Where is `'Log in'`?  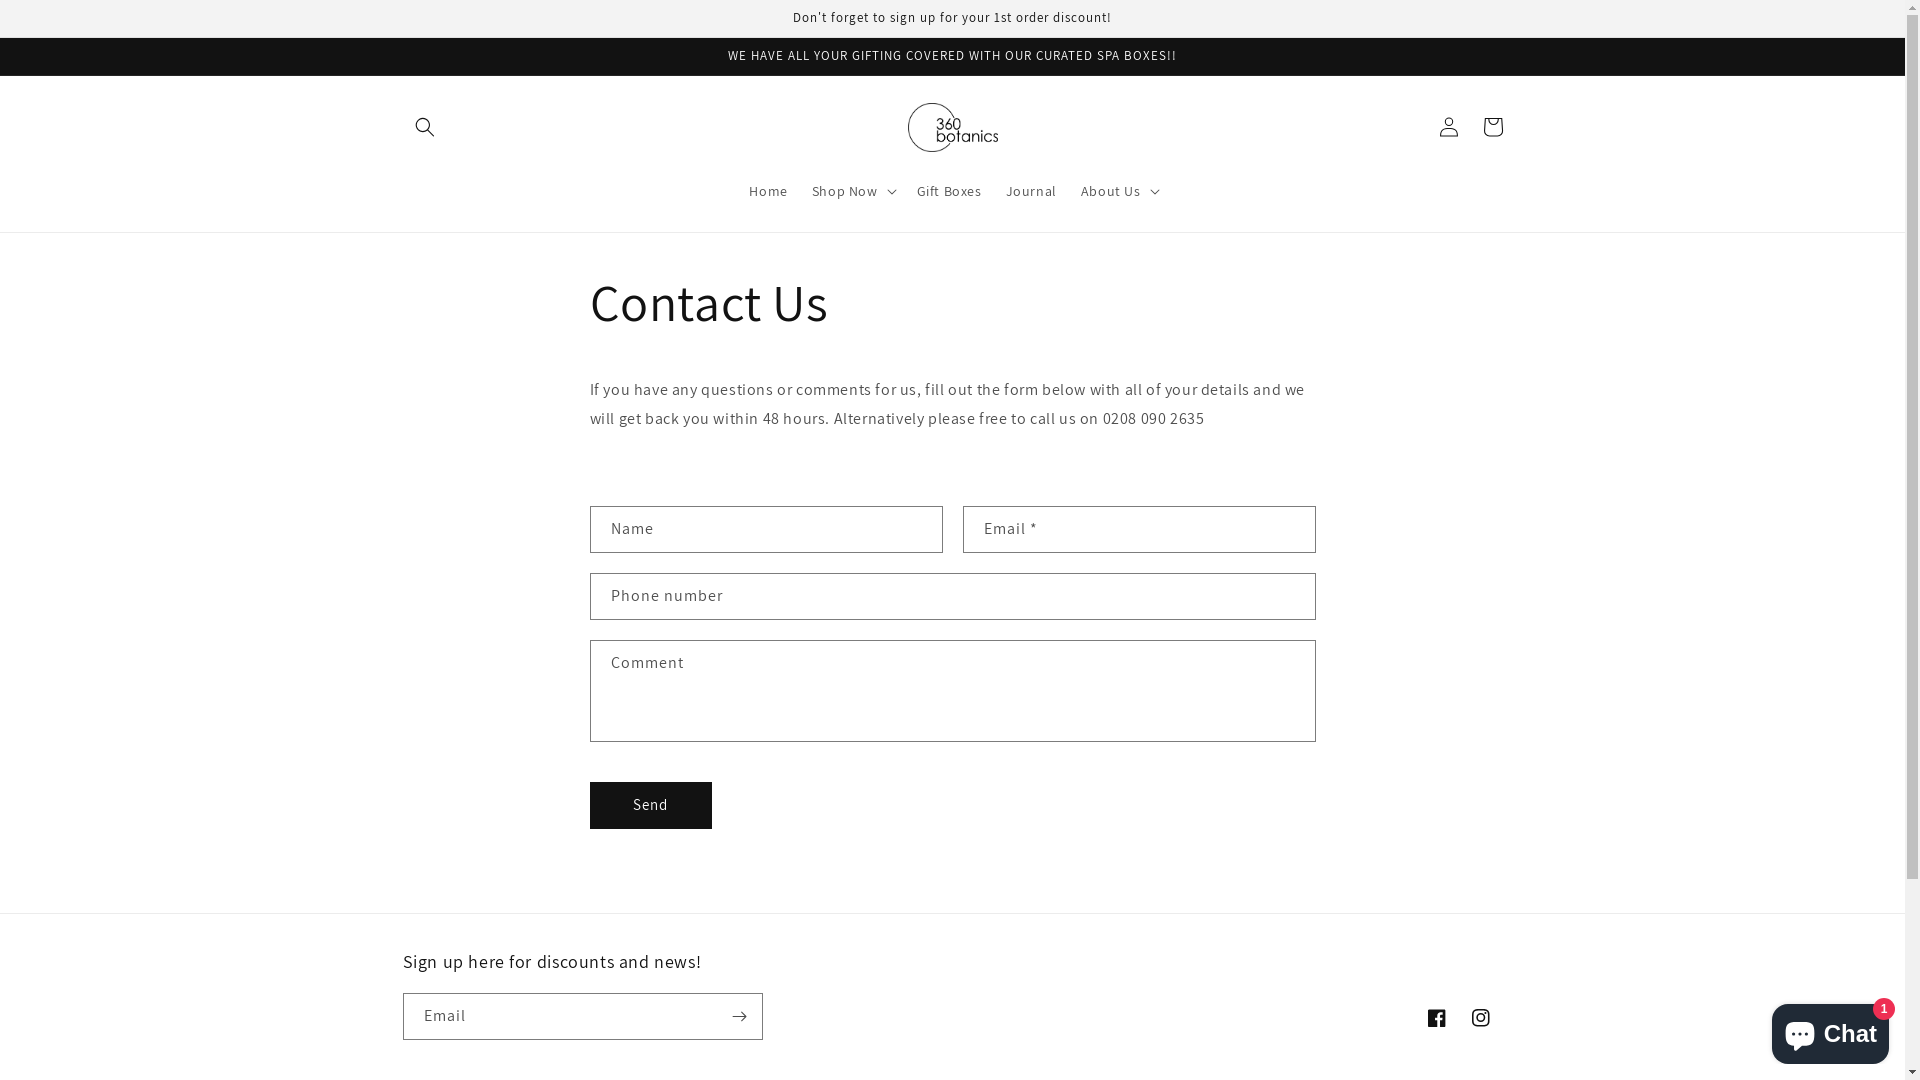 'Log in' is located at coordinates (1448, 127).